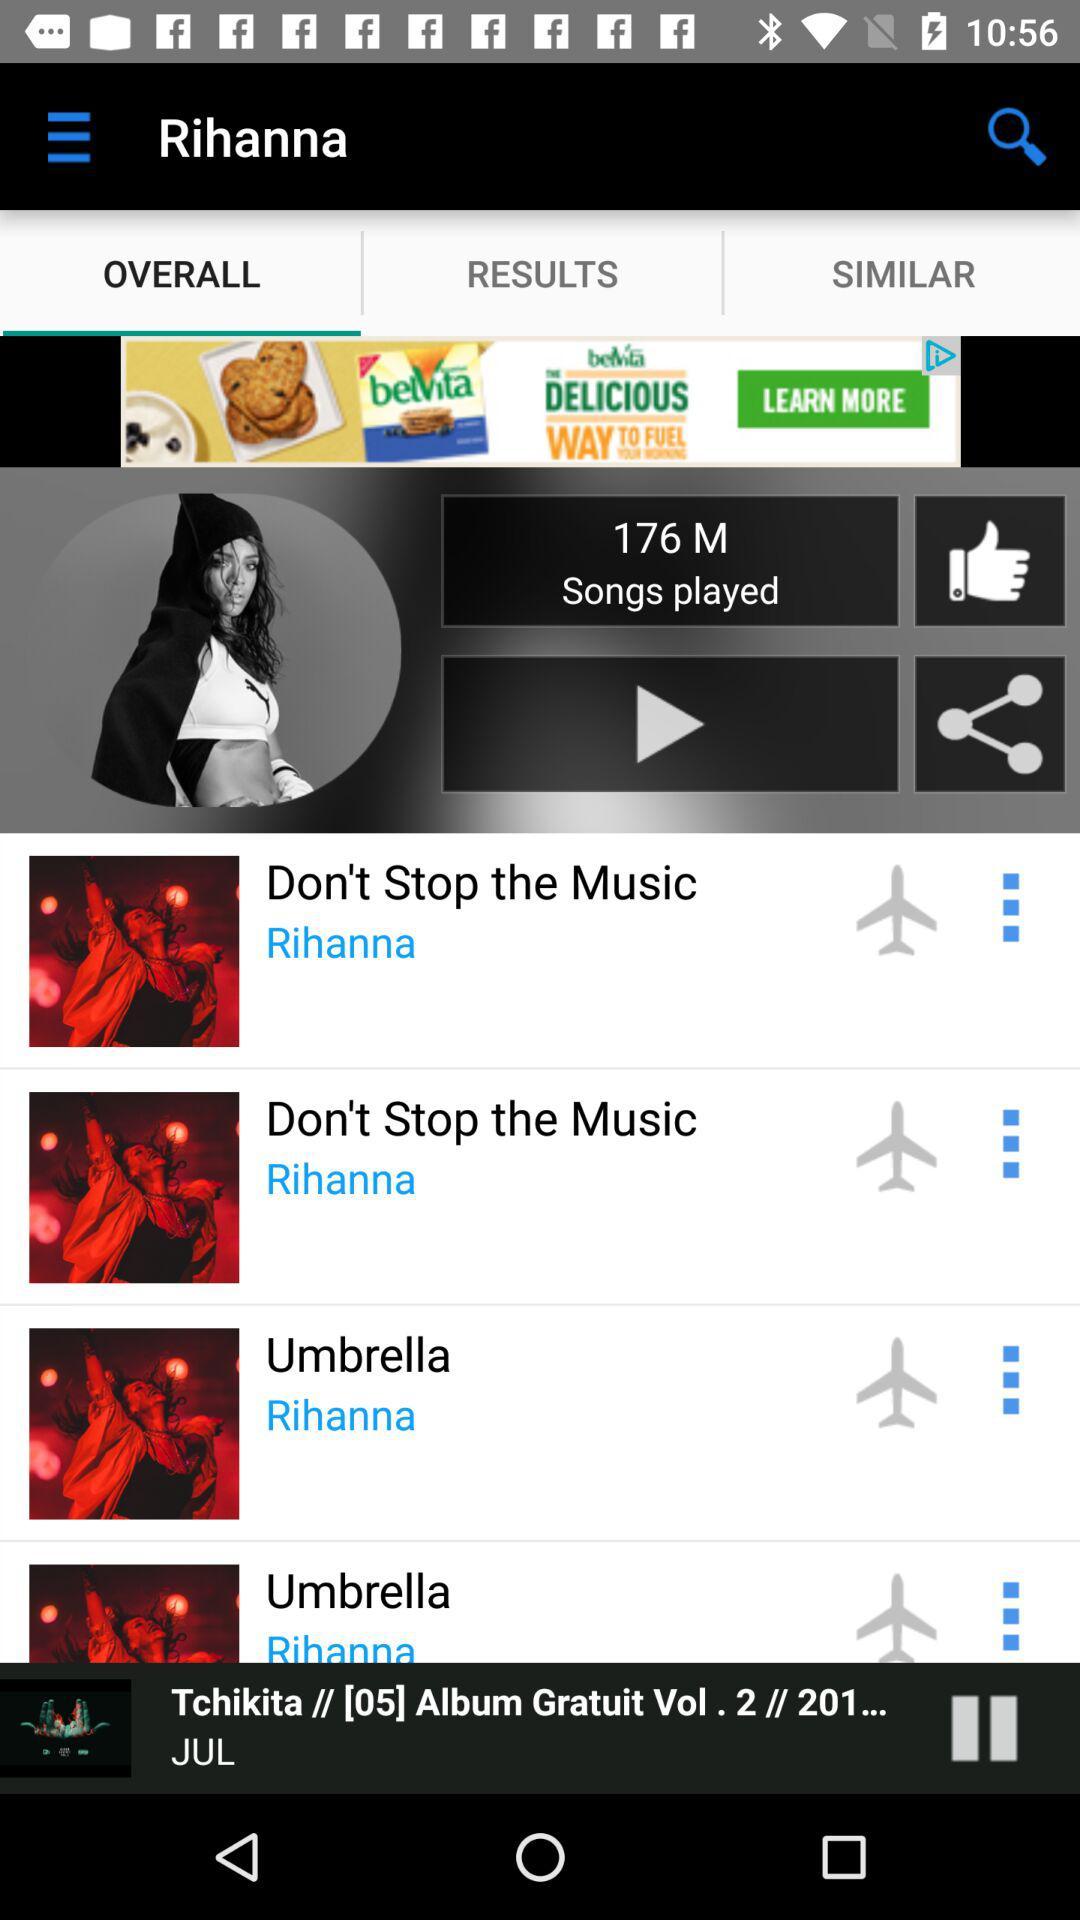 The image size is (1080, 1920). Describe the element at coordinates (988, 560) in the screenshot. I see `like` at that location.